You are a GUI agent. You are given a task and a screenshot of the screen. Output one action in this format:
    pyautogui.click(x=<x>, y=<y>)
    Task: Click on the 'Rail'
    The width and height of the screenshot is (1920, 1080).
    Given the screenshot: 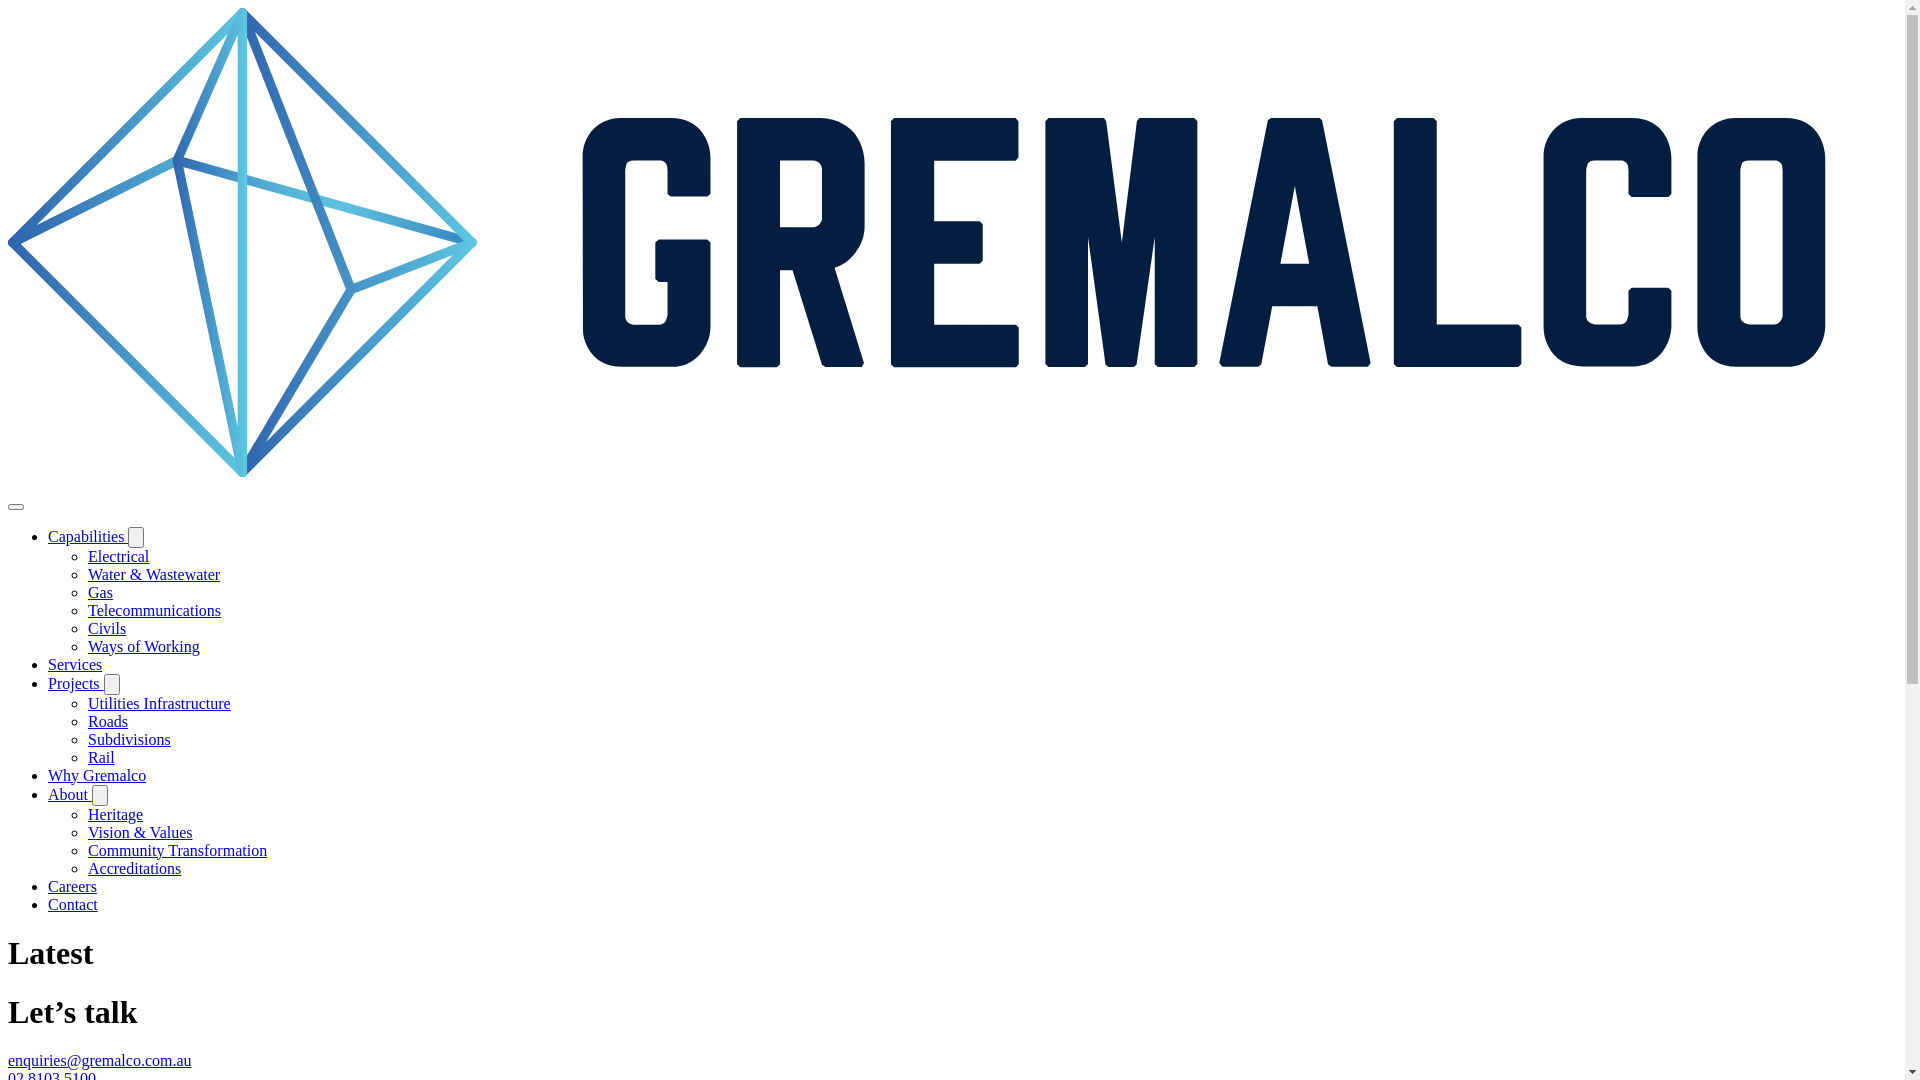 What is the action you would take?
    pyautogui.click(x=100, y=757)
    